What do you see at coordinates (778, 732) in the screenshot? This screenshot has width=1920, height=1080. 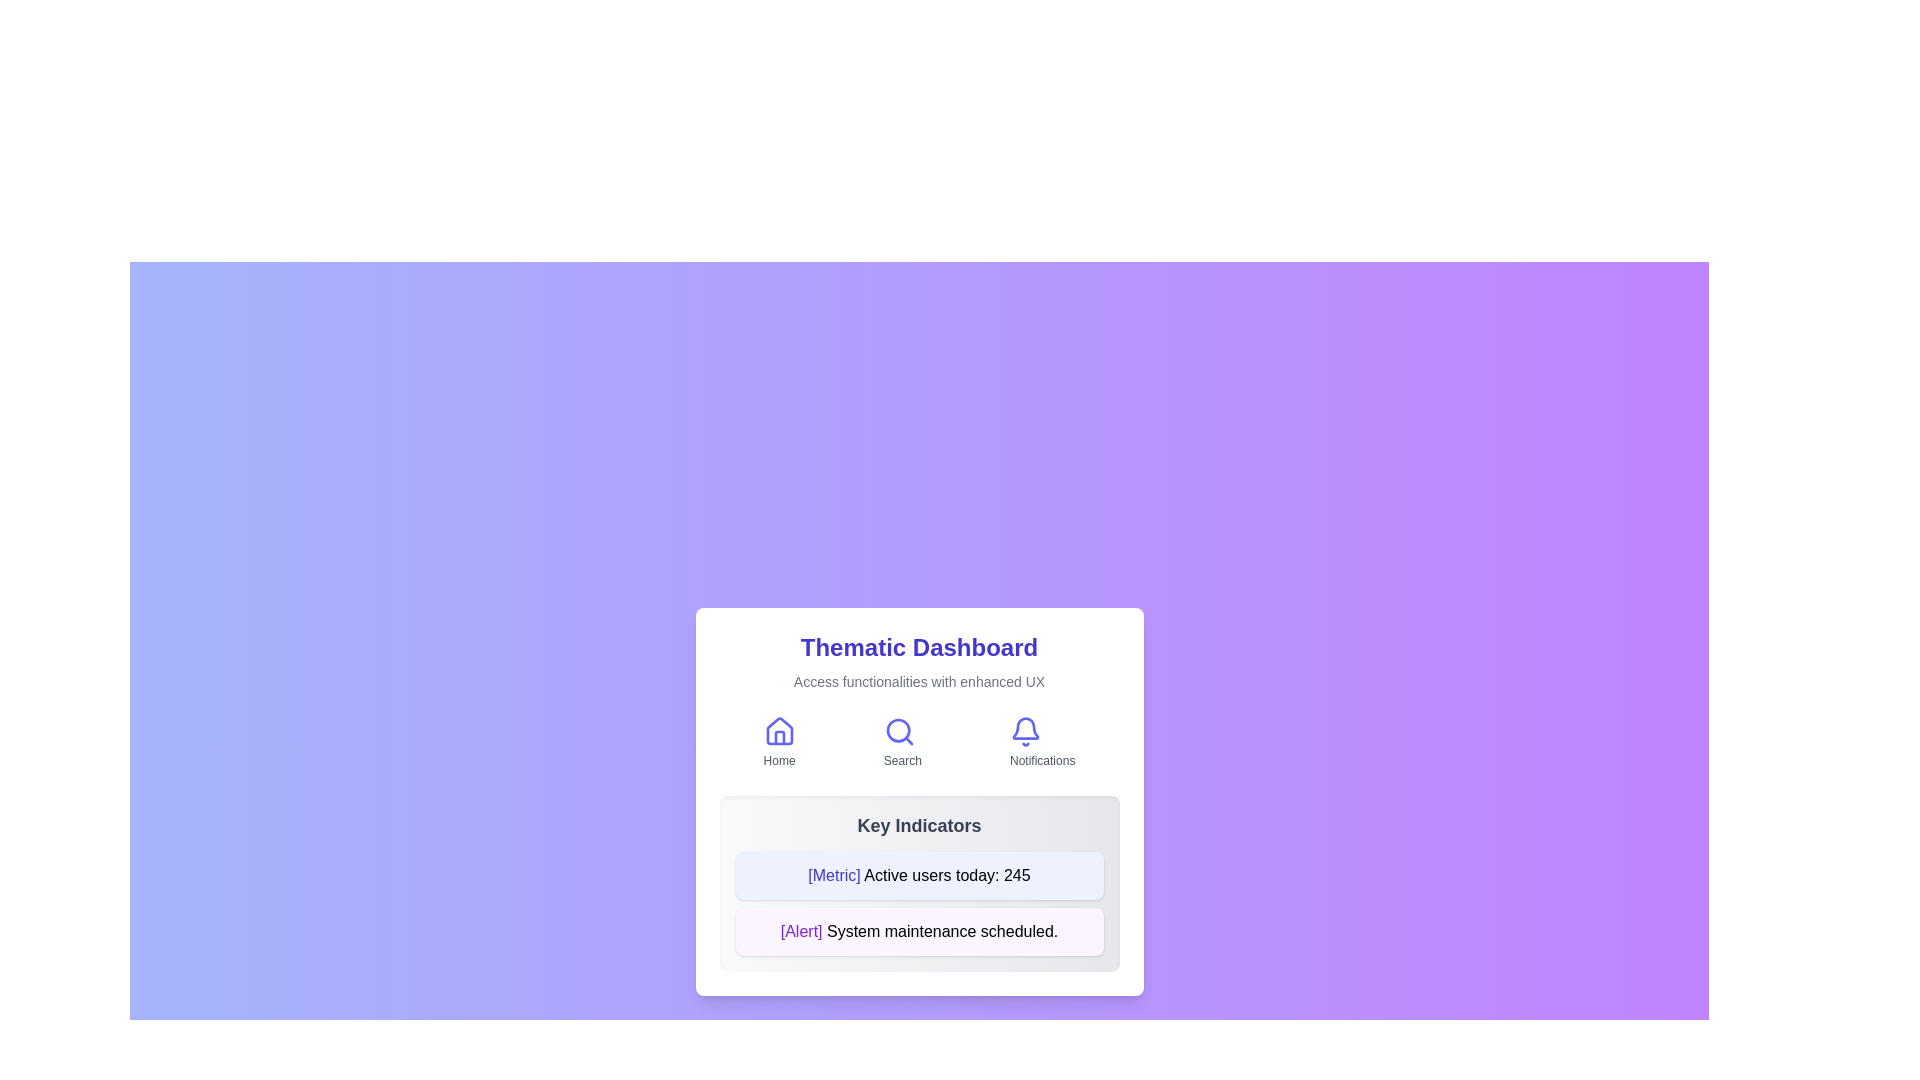 I see `the 'Home' icon located in the top-left corner of the navigation row` at bounding box center [778, 732].